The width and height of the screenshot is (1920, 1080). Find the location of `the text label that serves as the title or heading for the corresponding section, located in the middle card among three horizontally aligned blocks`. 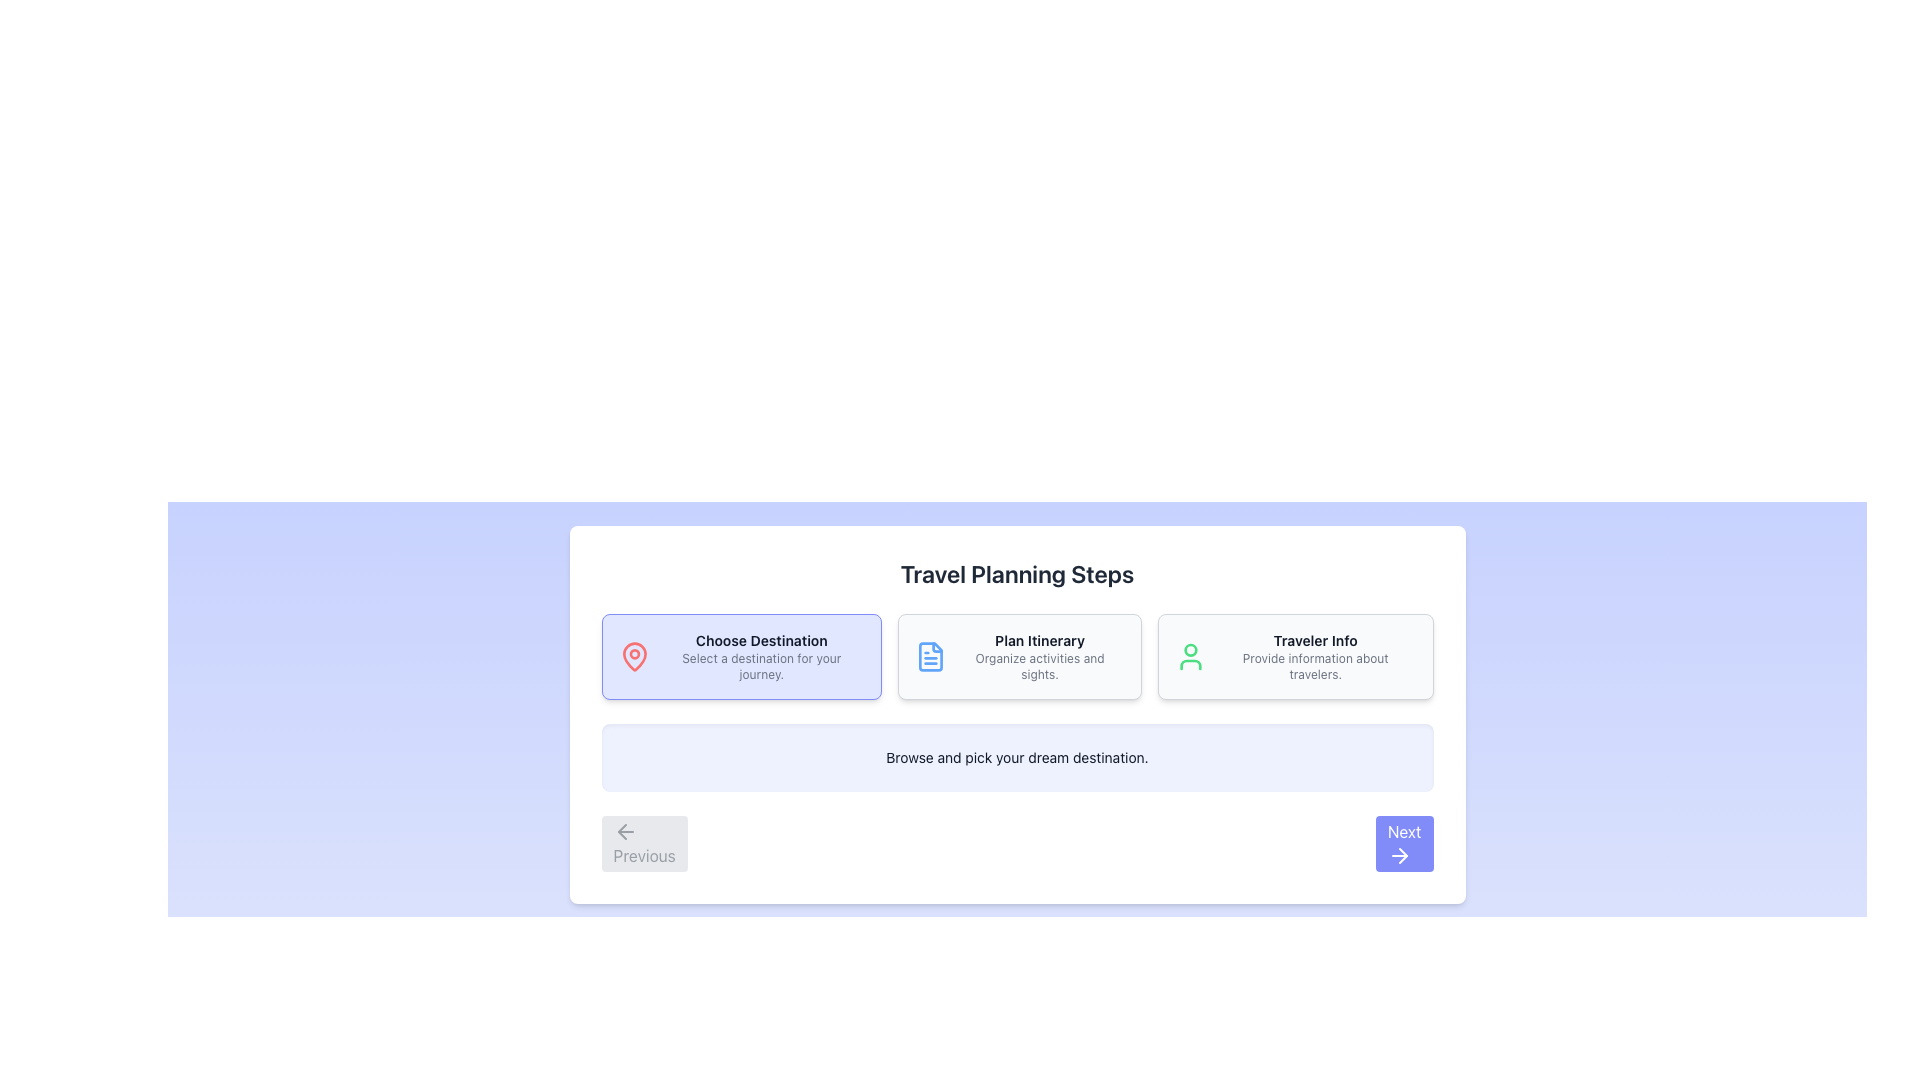

the text label that serves as the title or heading for the corresponding section, located in the middle card among three horizontally aligned blocks is located at coordinates (1040, 640).